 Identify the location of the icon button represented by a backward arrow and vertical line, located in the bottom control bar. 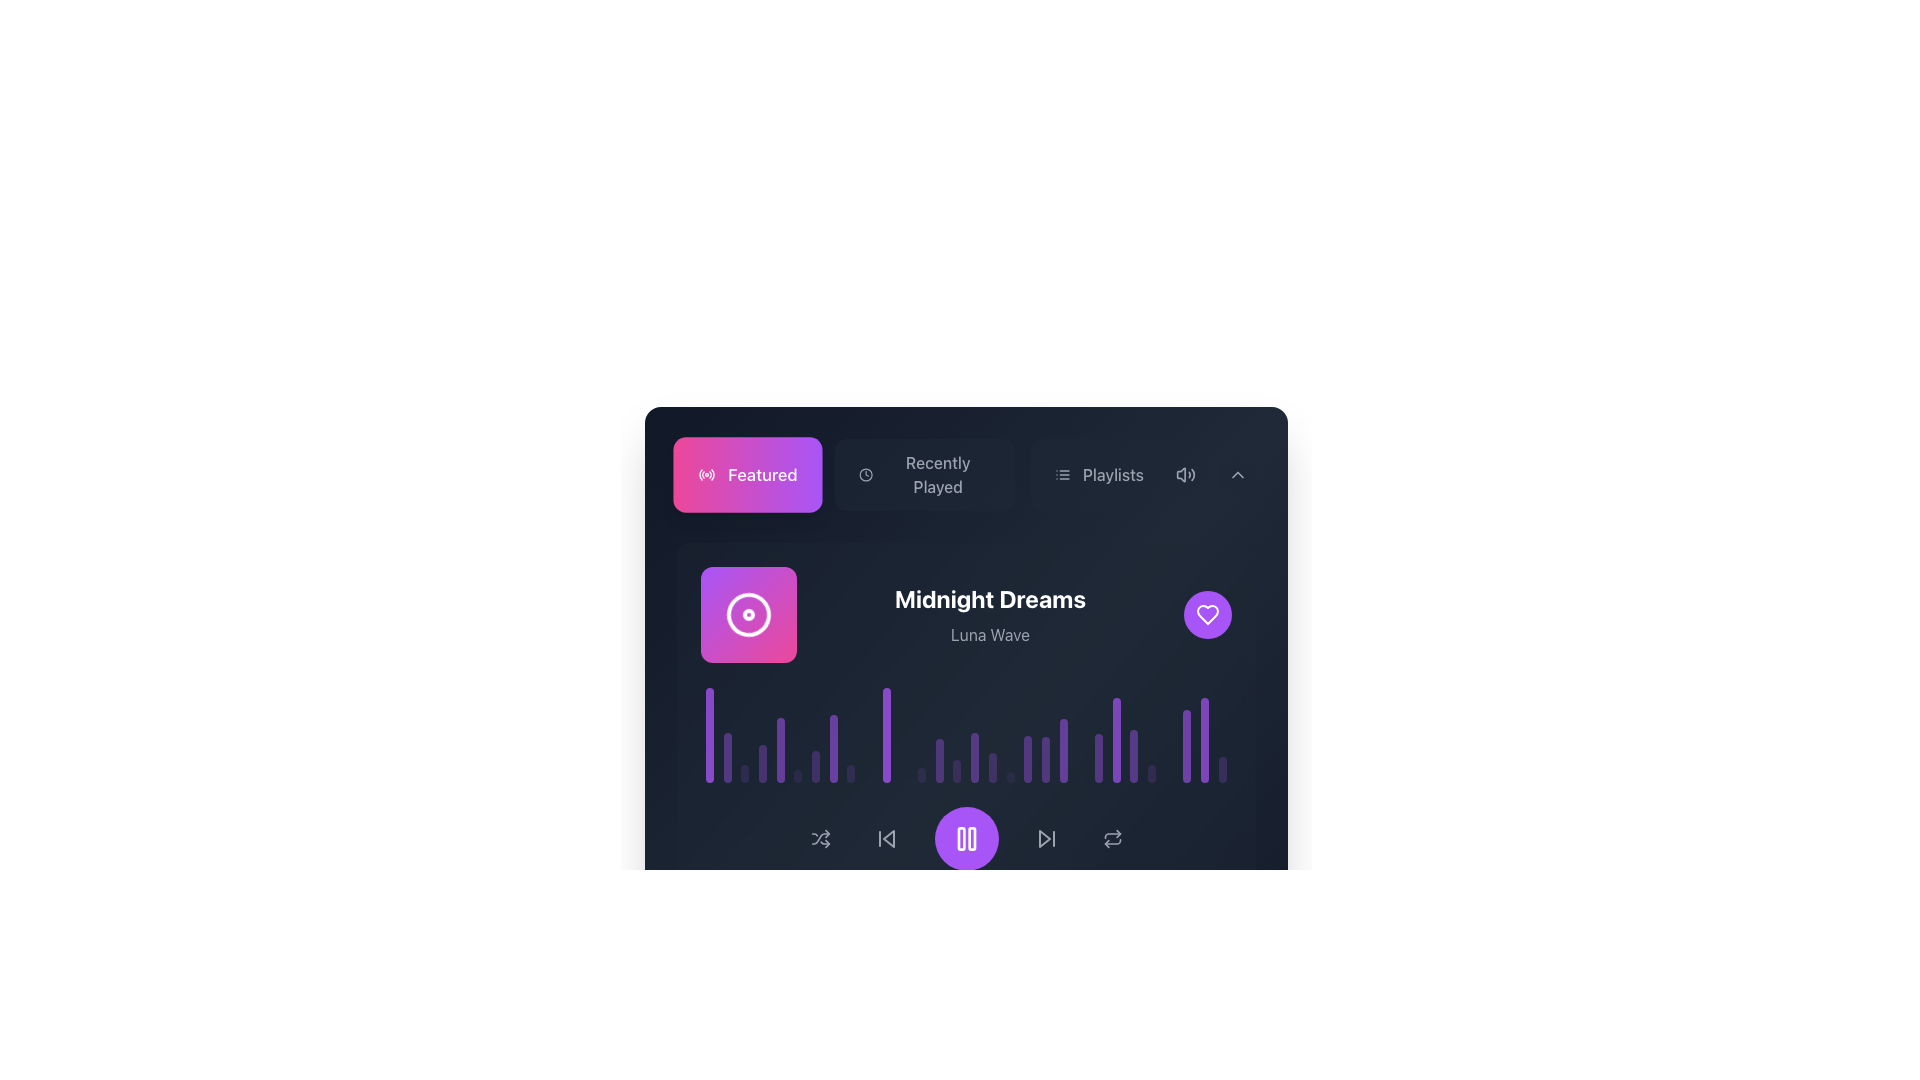
(885, 839).